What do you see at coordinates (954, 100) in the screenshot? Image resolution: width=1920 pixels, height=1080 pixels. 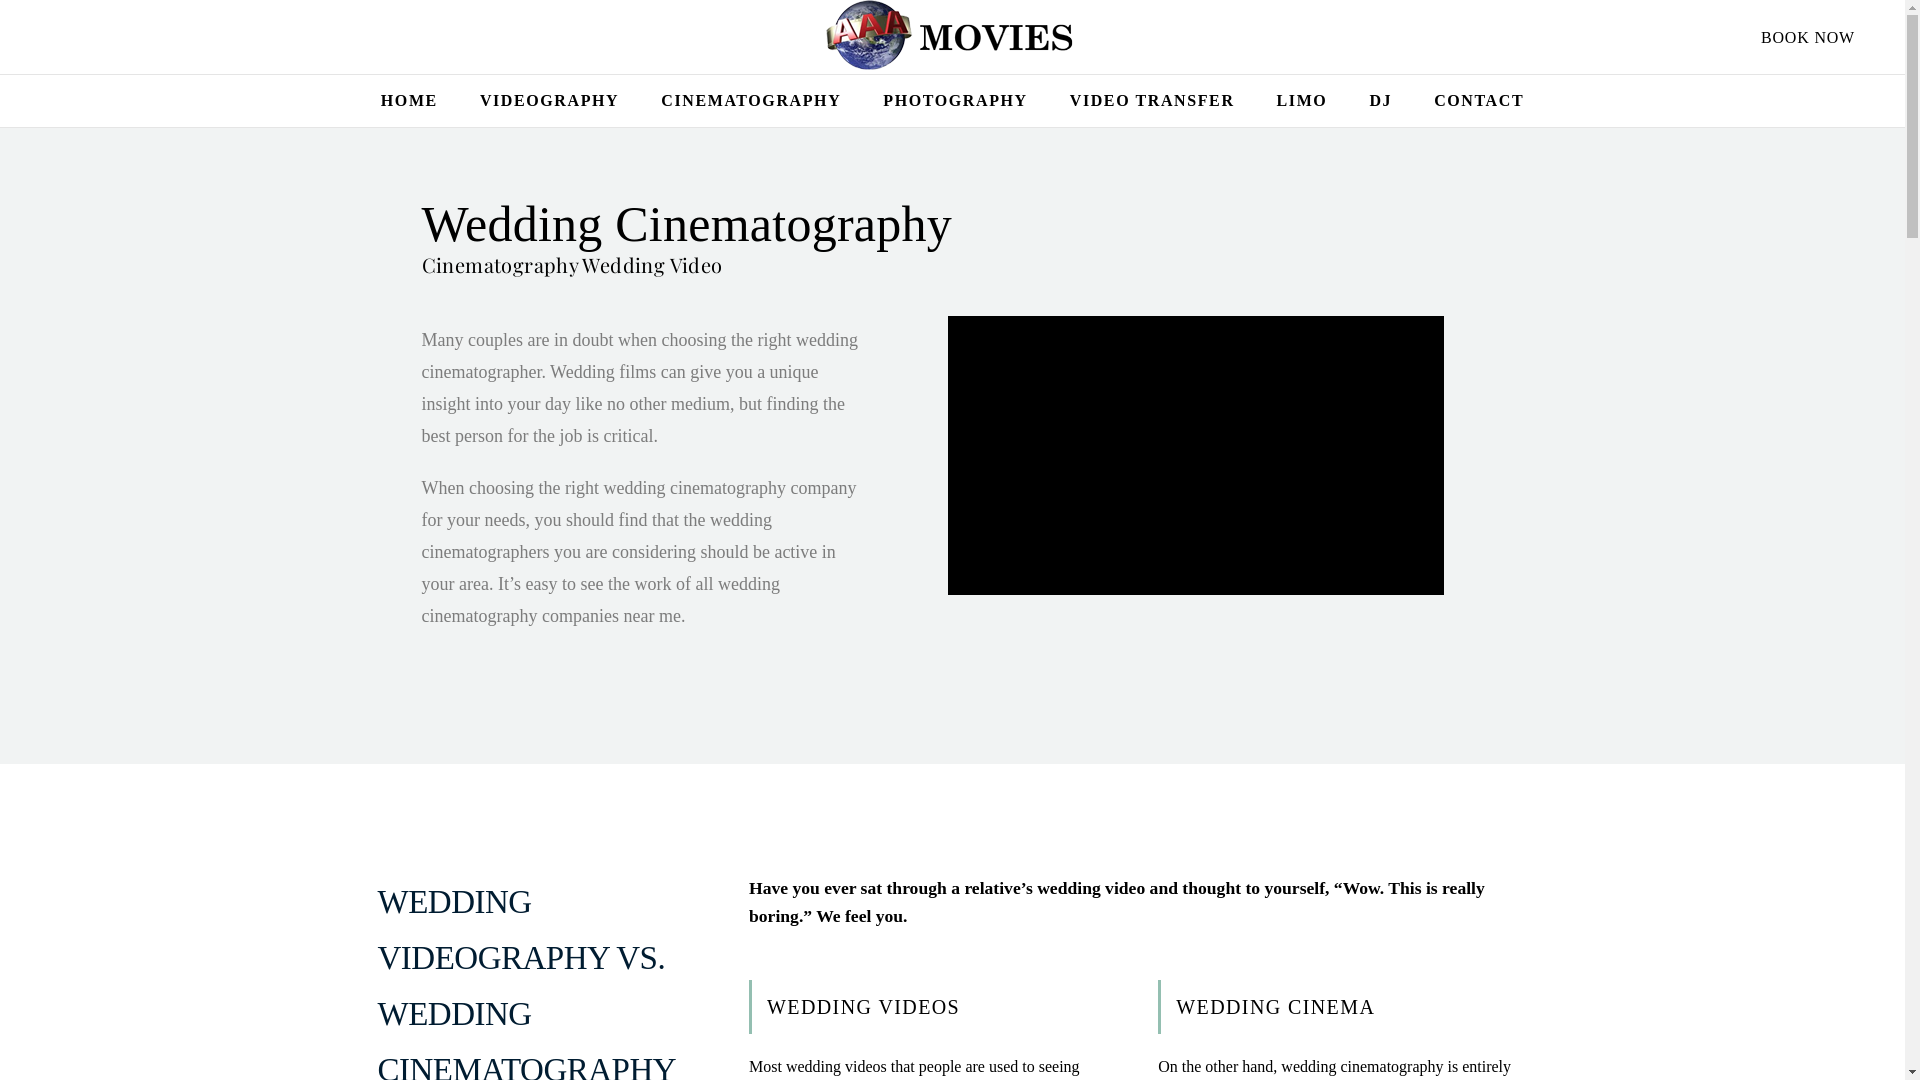 I see `'PHOTOGRAPHY'` at bounding box center [954, 100].